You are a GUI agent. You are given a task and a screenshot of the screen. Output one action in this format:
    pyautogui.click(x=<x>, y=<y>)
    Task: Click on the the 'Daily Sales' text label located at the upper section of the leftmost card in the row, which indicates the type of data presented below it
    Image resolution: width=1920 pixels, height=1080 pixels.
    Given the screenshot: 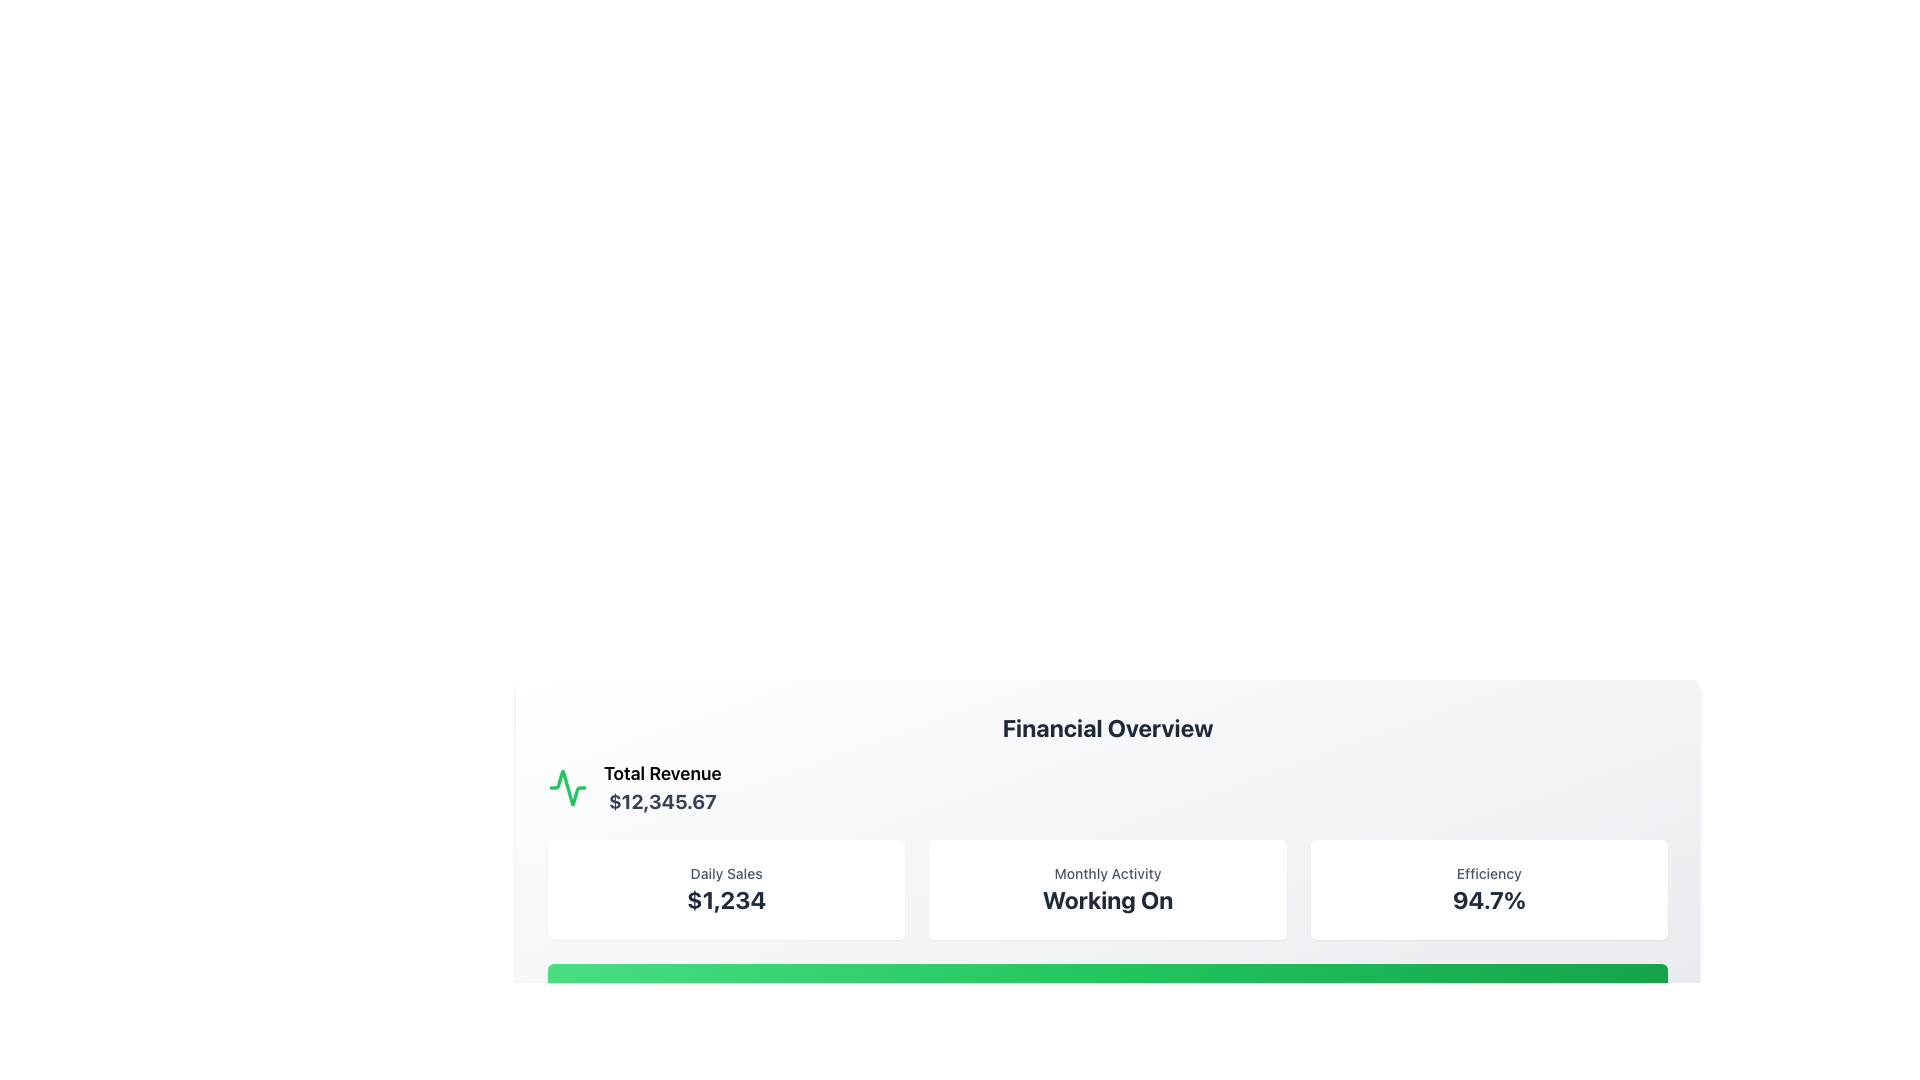 What is the action you would take?
    pyautogui.click(x=725, y=873)
    